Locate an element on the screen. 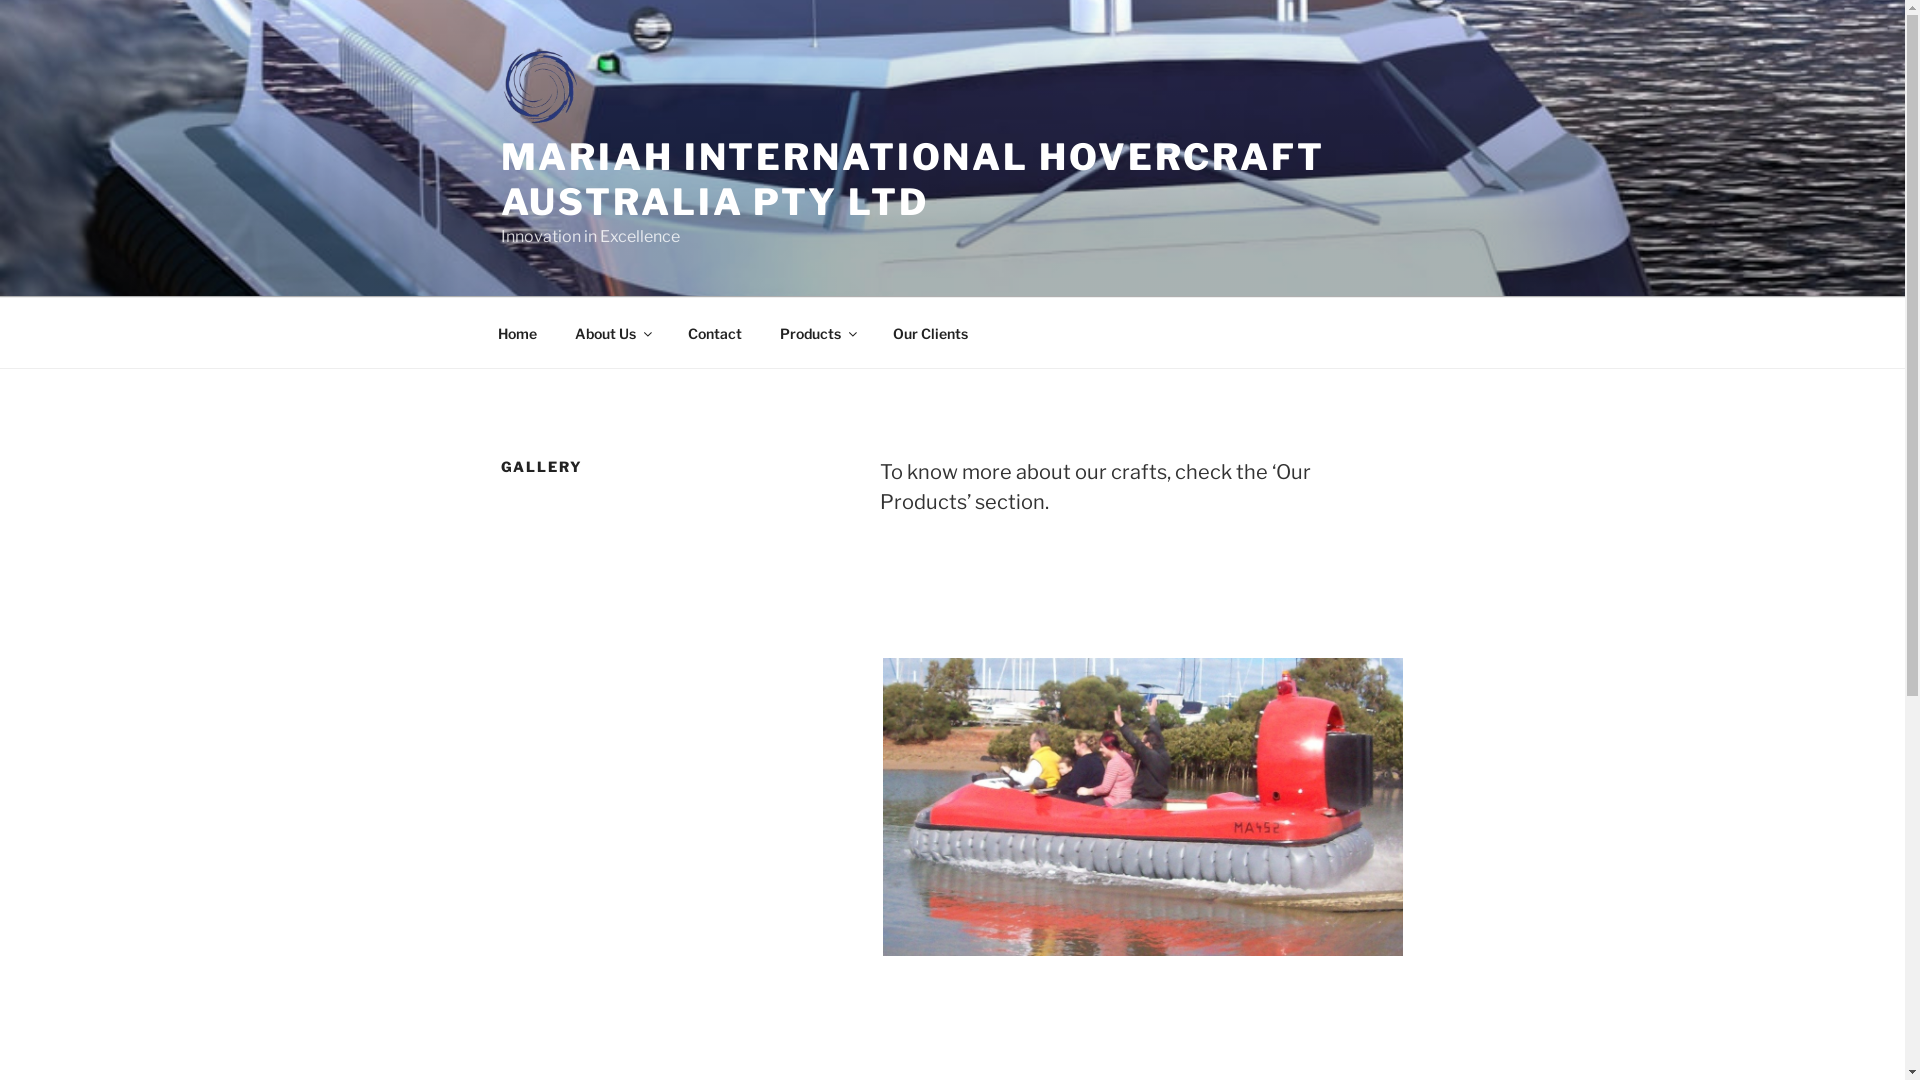  'Home' is located at coordinates (517, 331).